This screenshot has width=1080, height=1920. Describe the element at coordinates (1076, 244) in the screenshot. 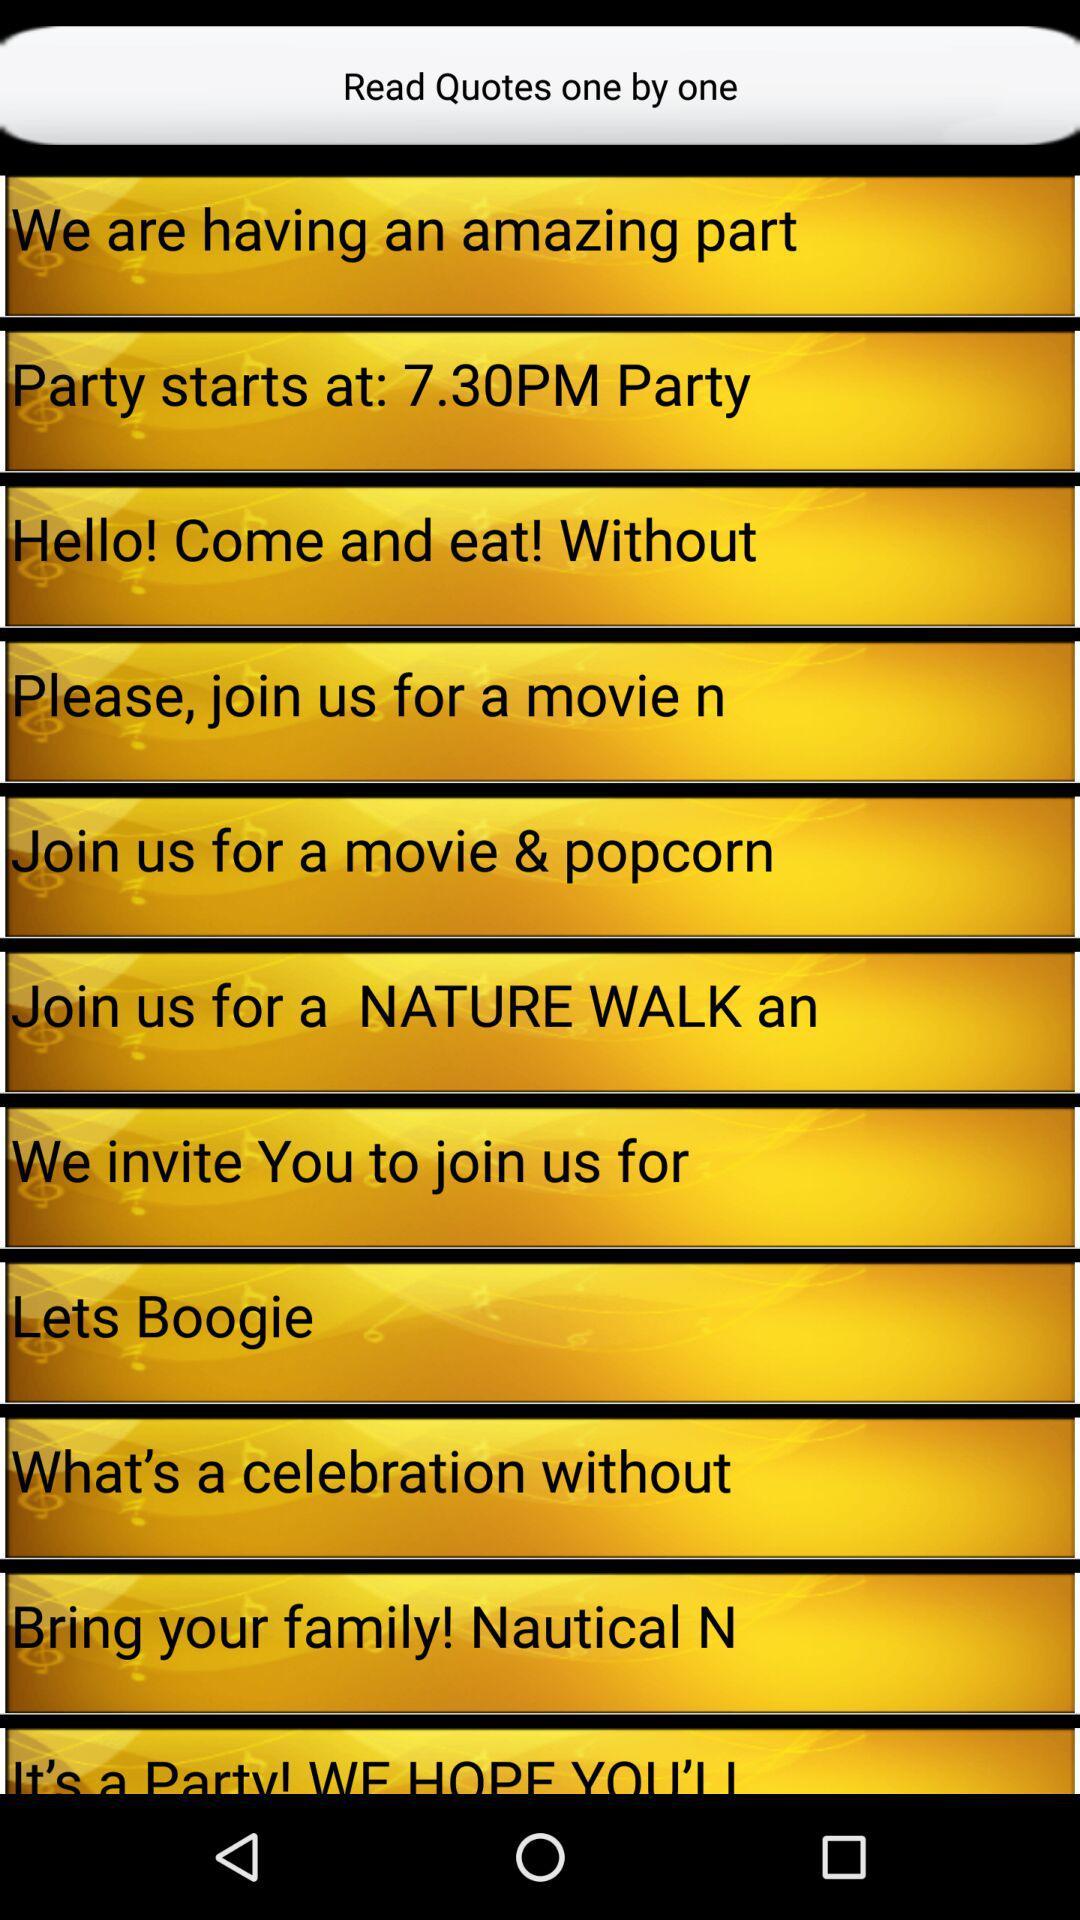

I see `the icon next to the we are having app` at that location.